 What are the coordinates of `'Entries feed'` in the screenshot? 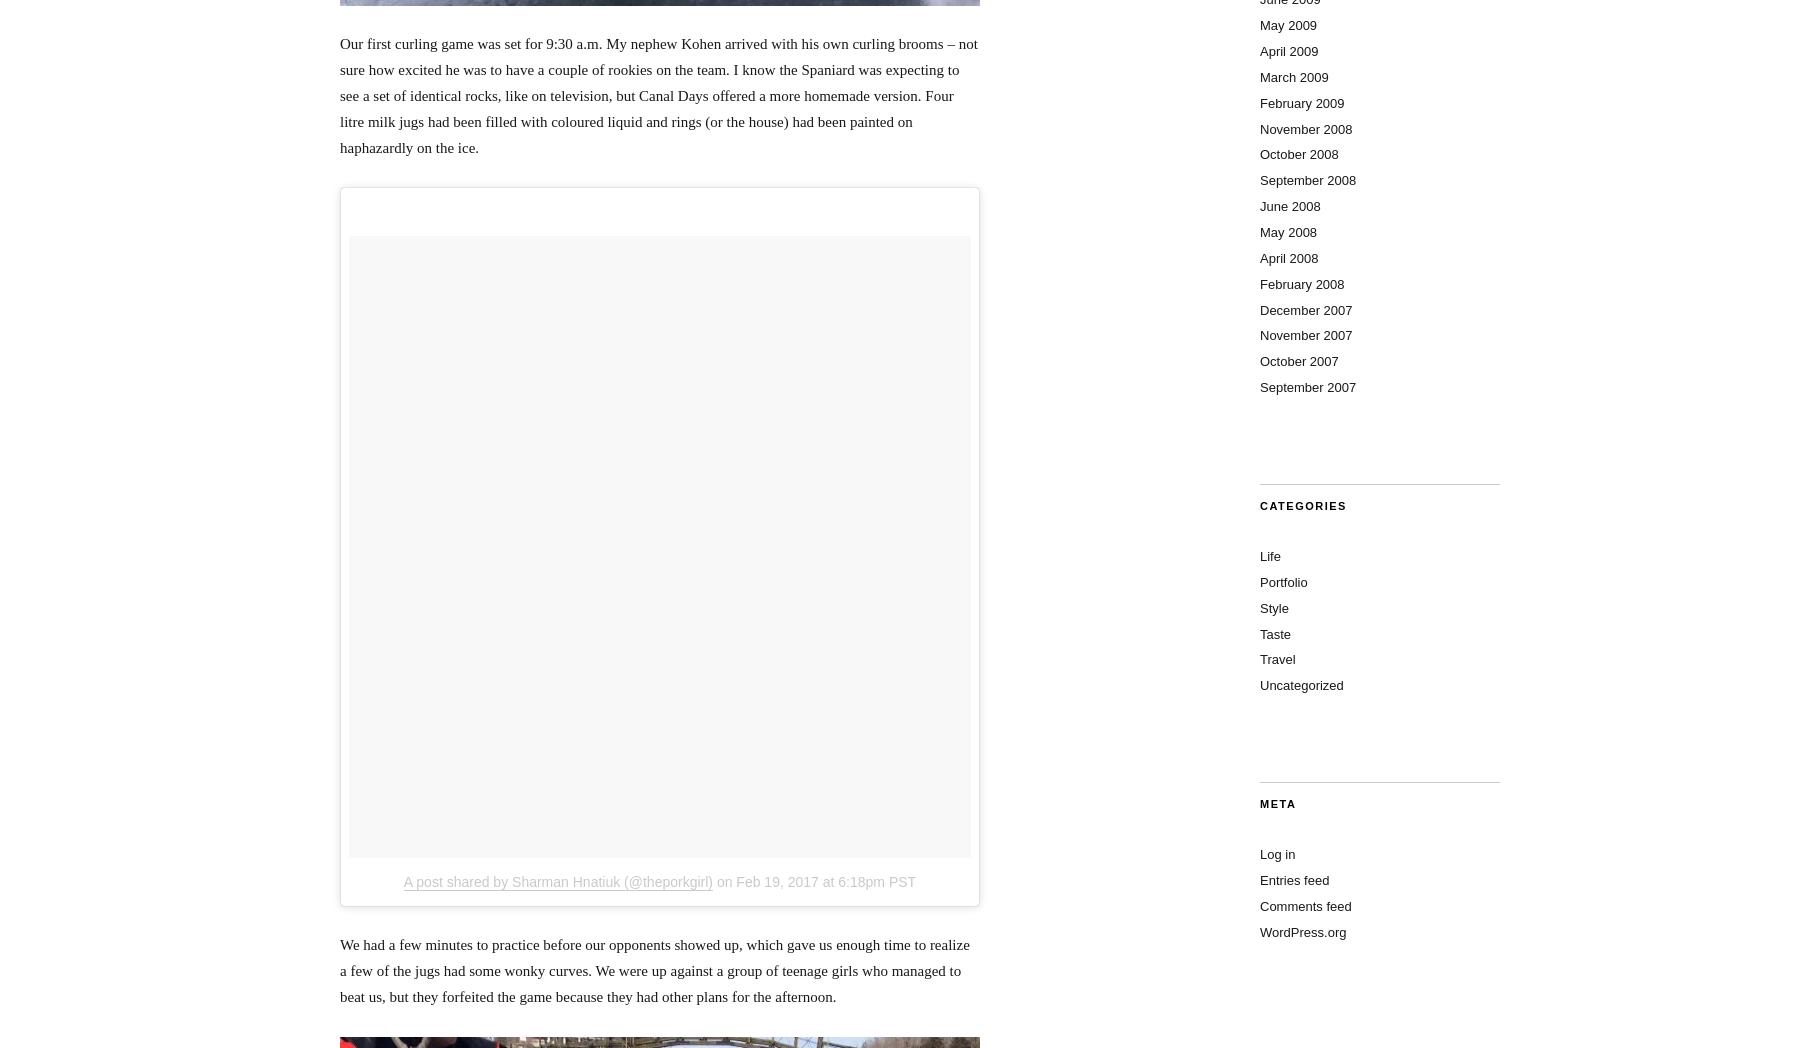 It's located at (1294, 879).